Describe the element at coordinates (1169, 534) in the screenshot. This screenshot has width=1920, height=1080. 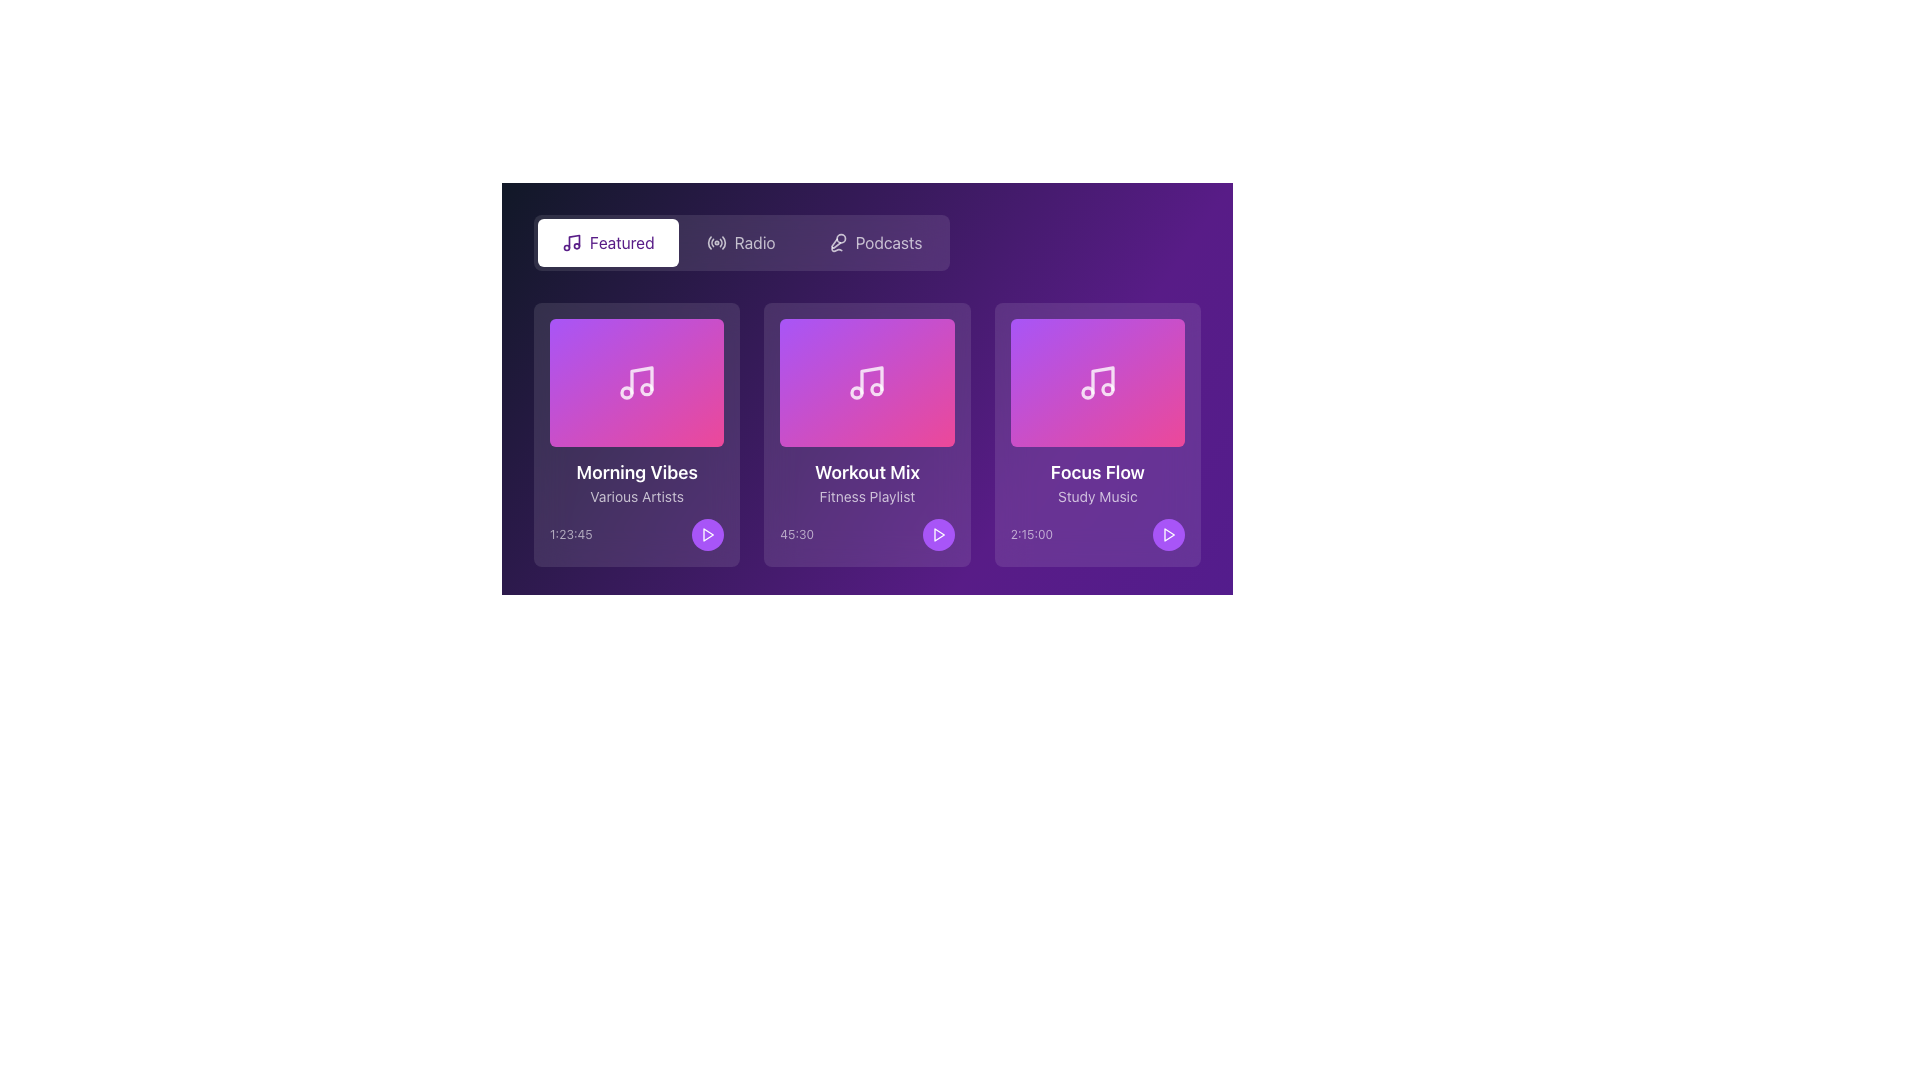
I see `the 'Play' icon located at the center of the circular button in the bottom-right corner of the 'Focus Flow' music card` at that location.